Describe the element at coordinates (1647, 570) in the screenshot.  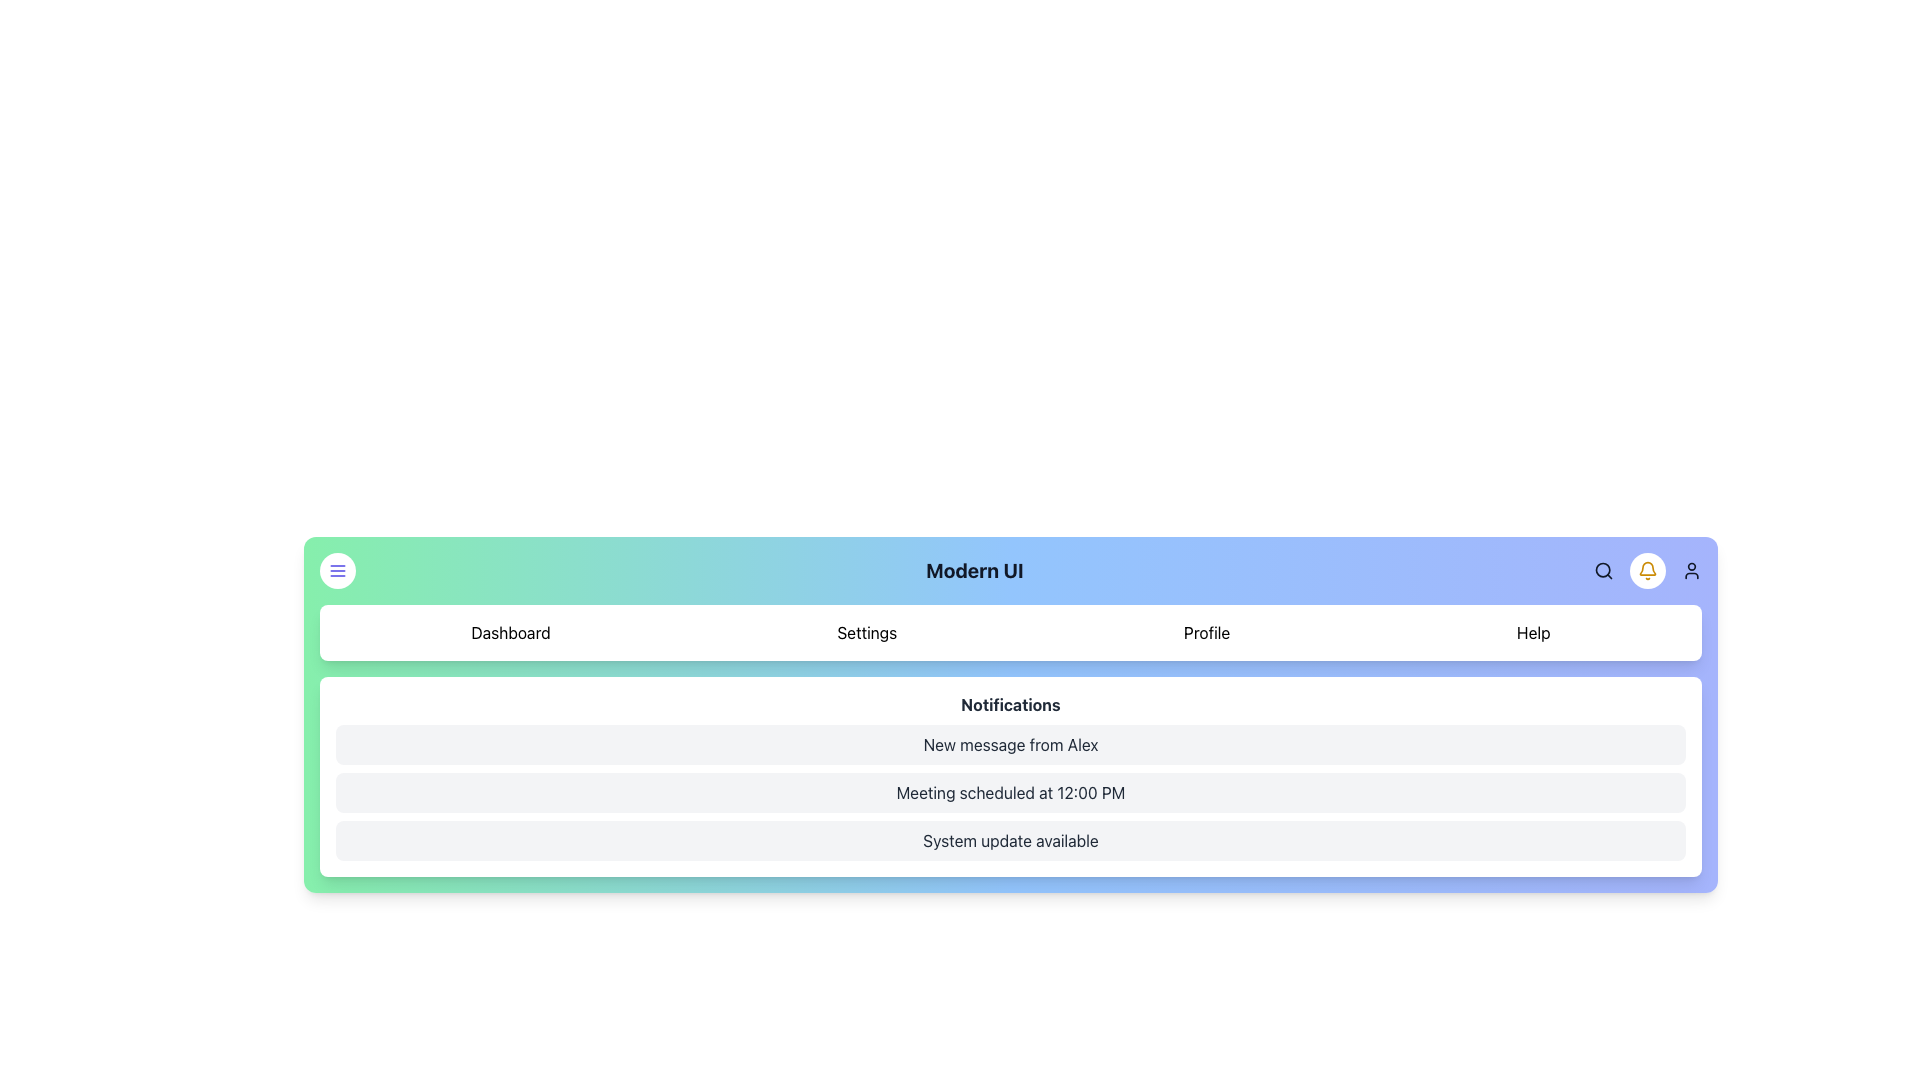
I see `the bell icon in the top-right section of the interface` at that location.